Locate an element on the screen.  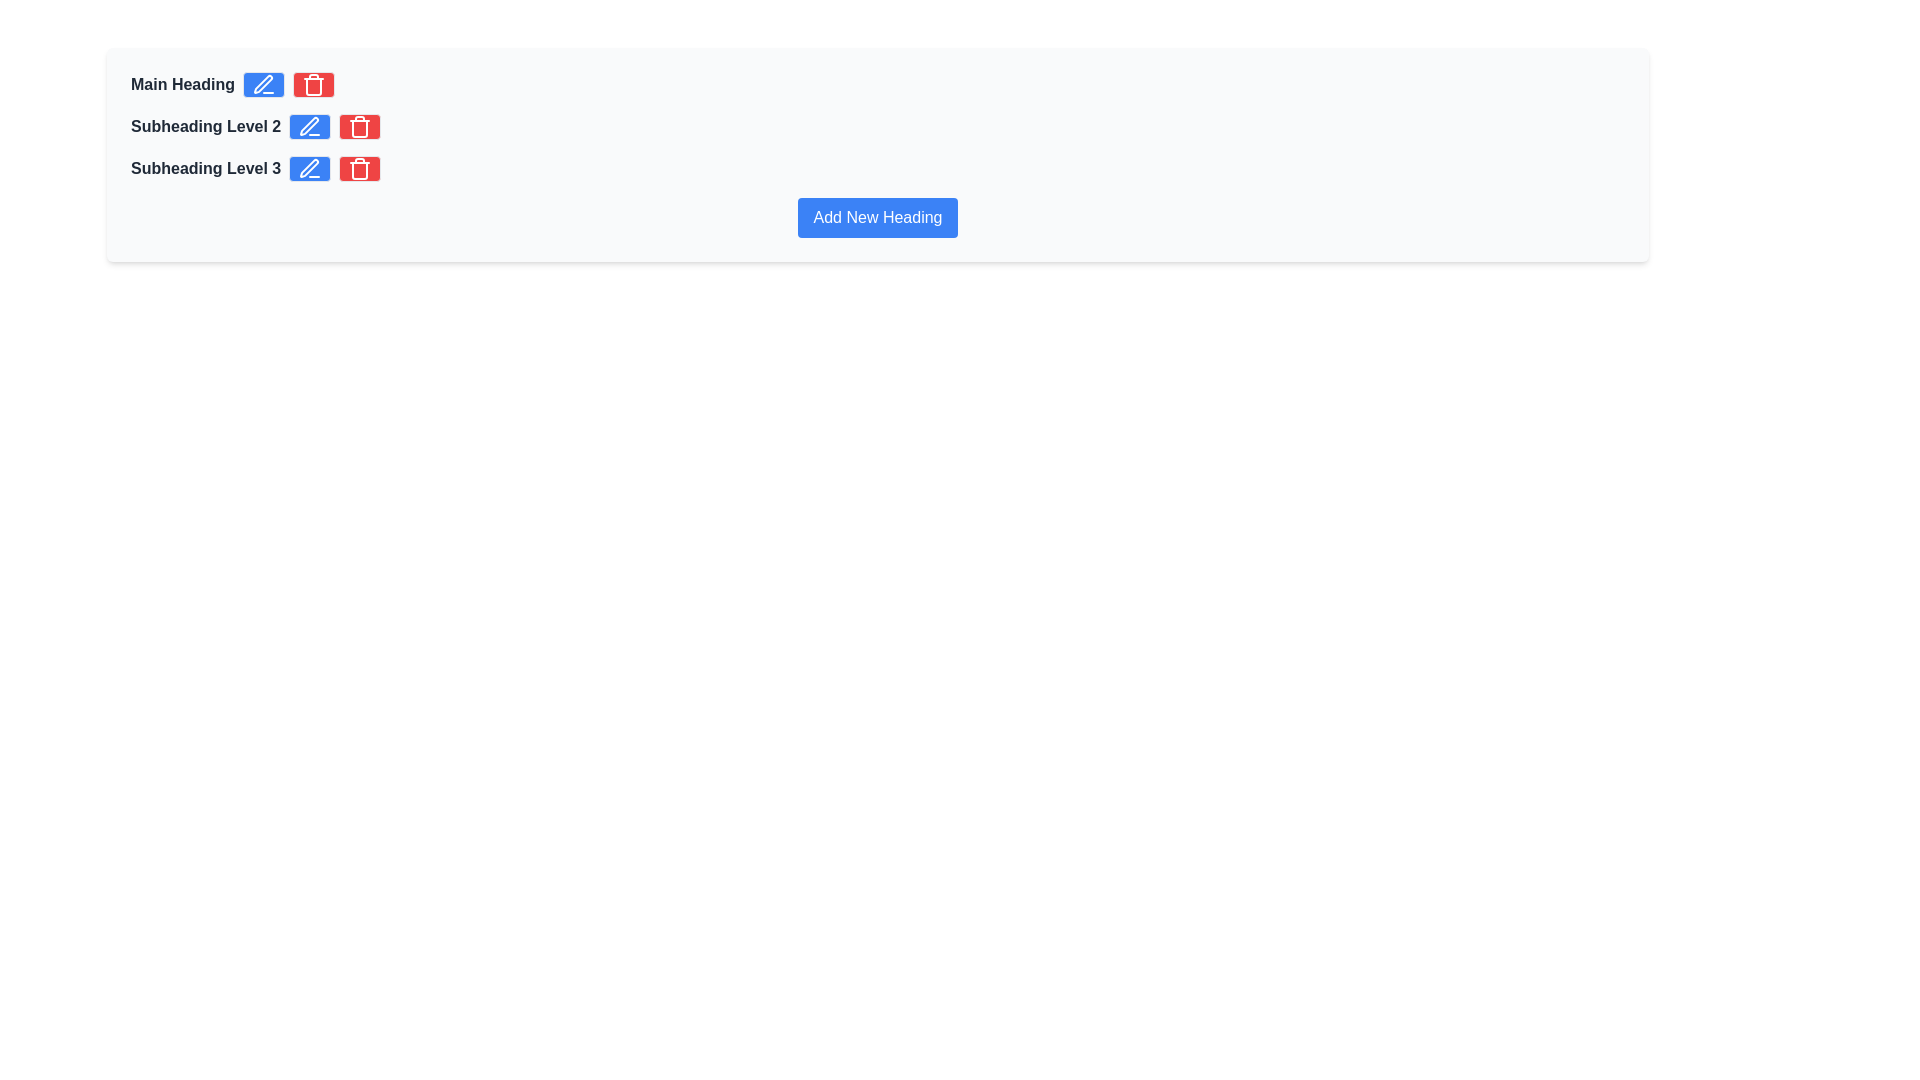
the editing icon button located next to the text 'Subheading Level 3' to initiate editing is located at coordinates (308, 167).